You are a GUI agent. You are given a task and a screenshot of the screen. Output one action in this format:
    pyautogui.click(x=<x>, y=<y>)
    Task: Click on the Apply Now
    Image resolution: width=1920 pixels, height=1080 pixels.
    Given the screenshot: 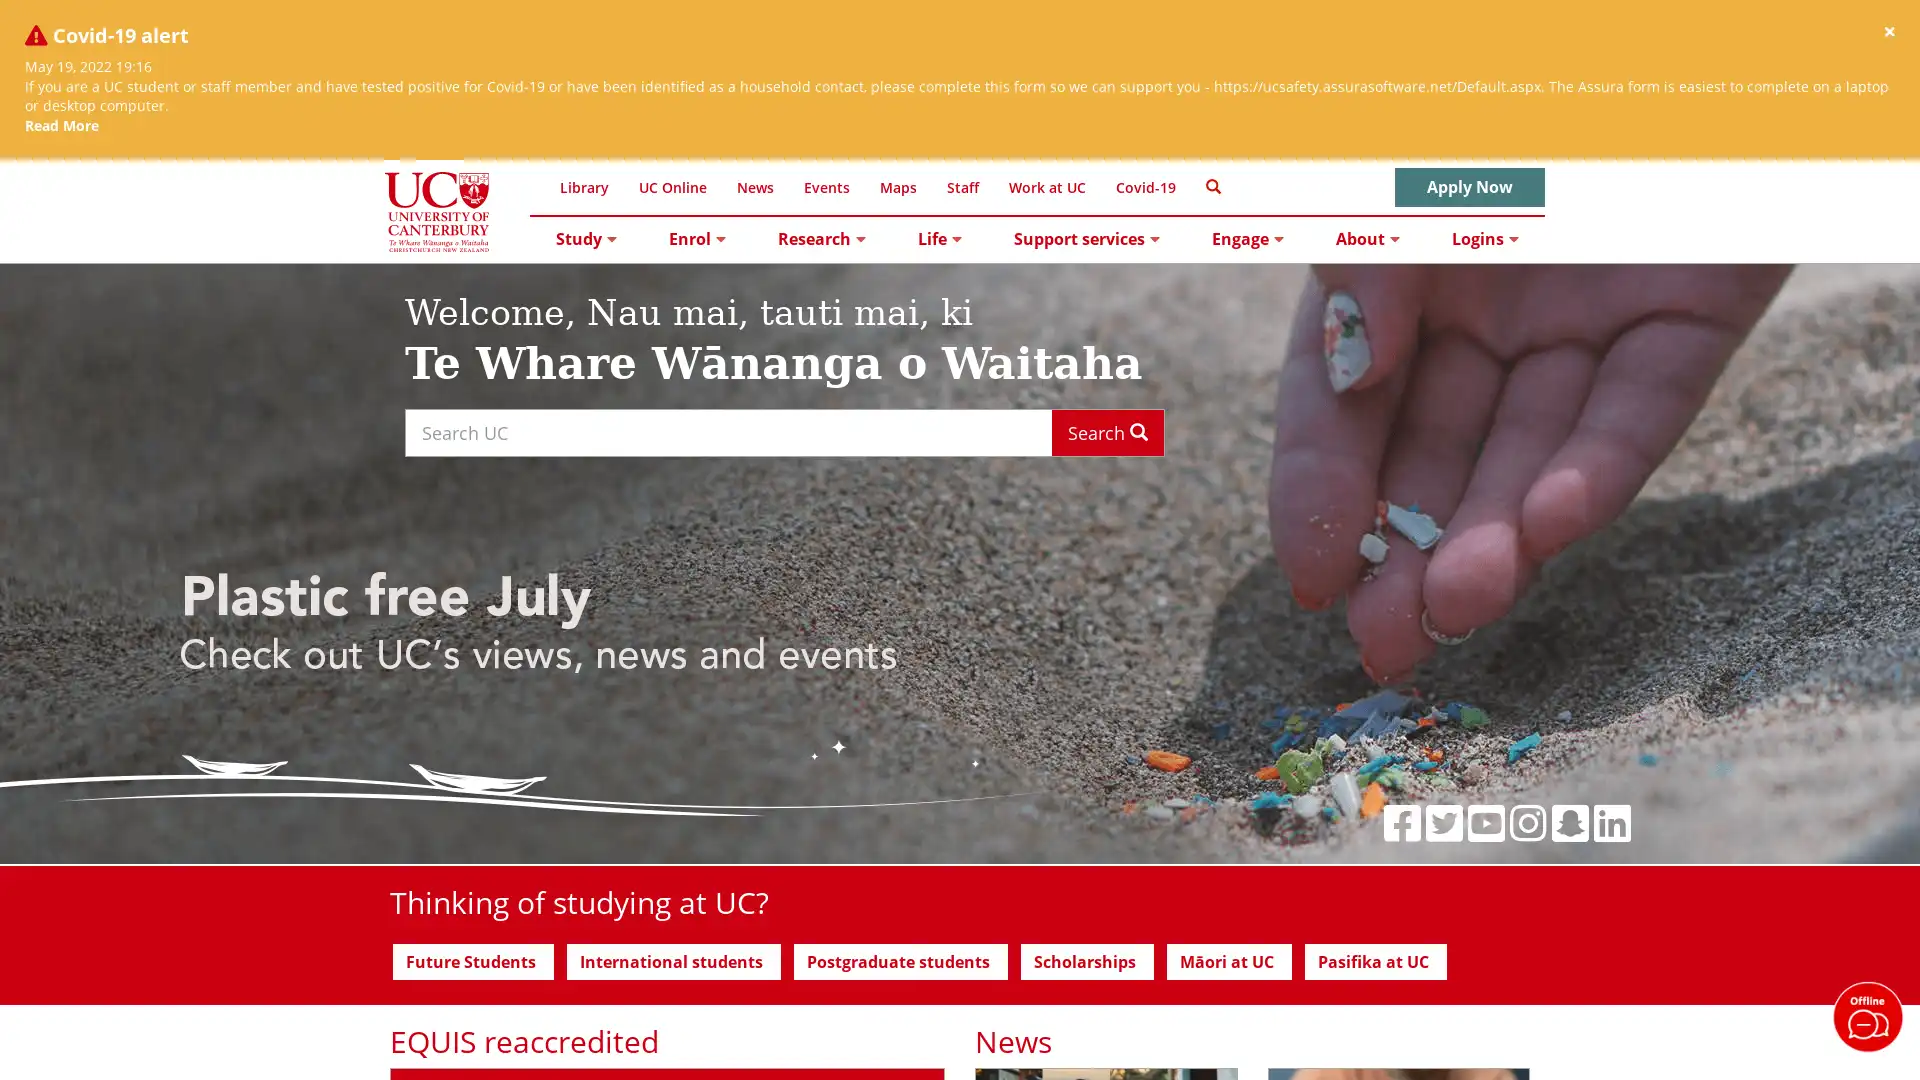 What is the action you would take?
    pyautogui.click(x=1469, y=187)
    